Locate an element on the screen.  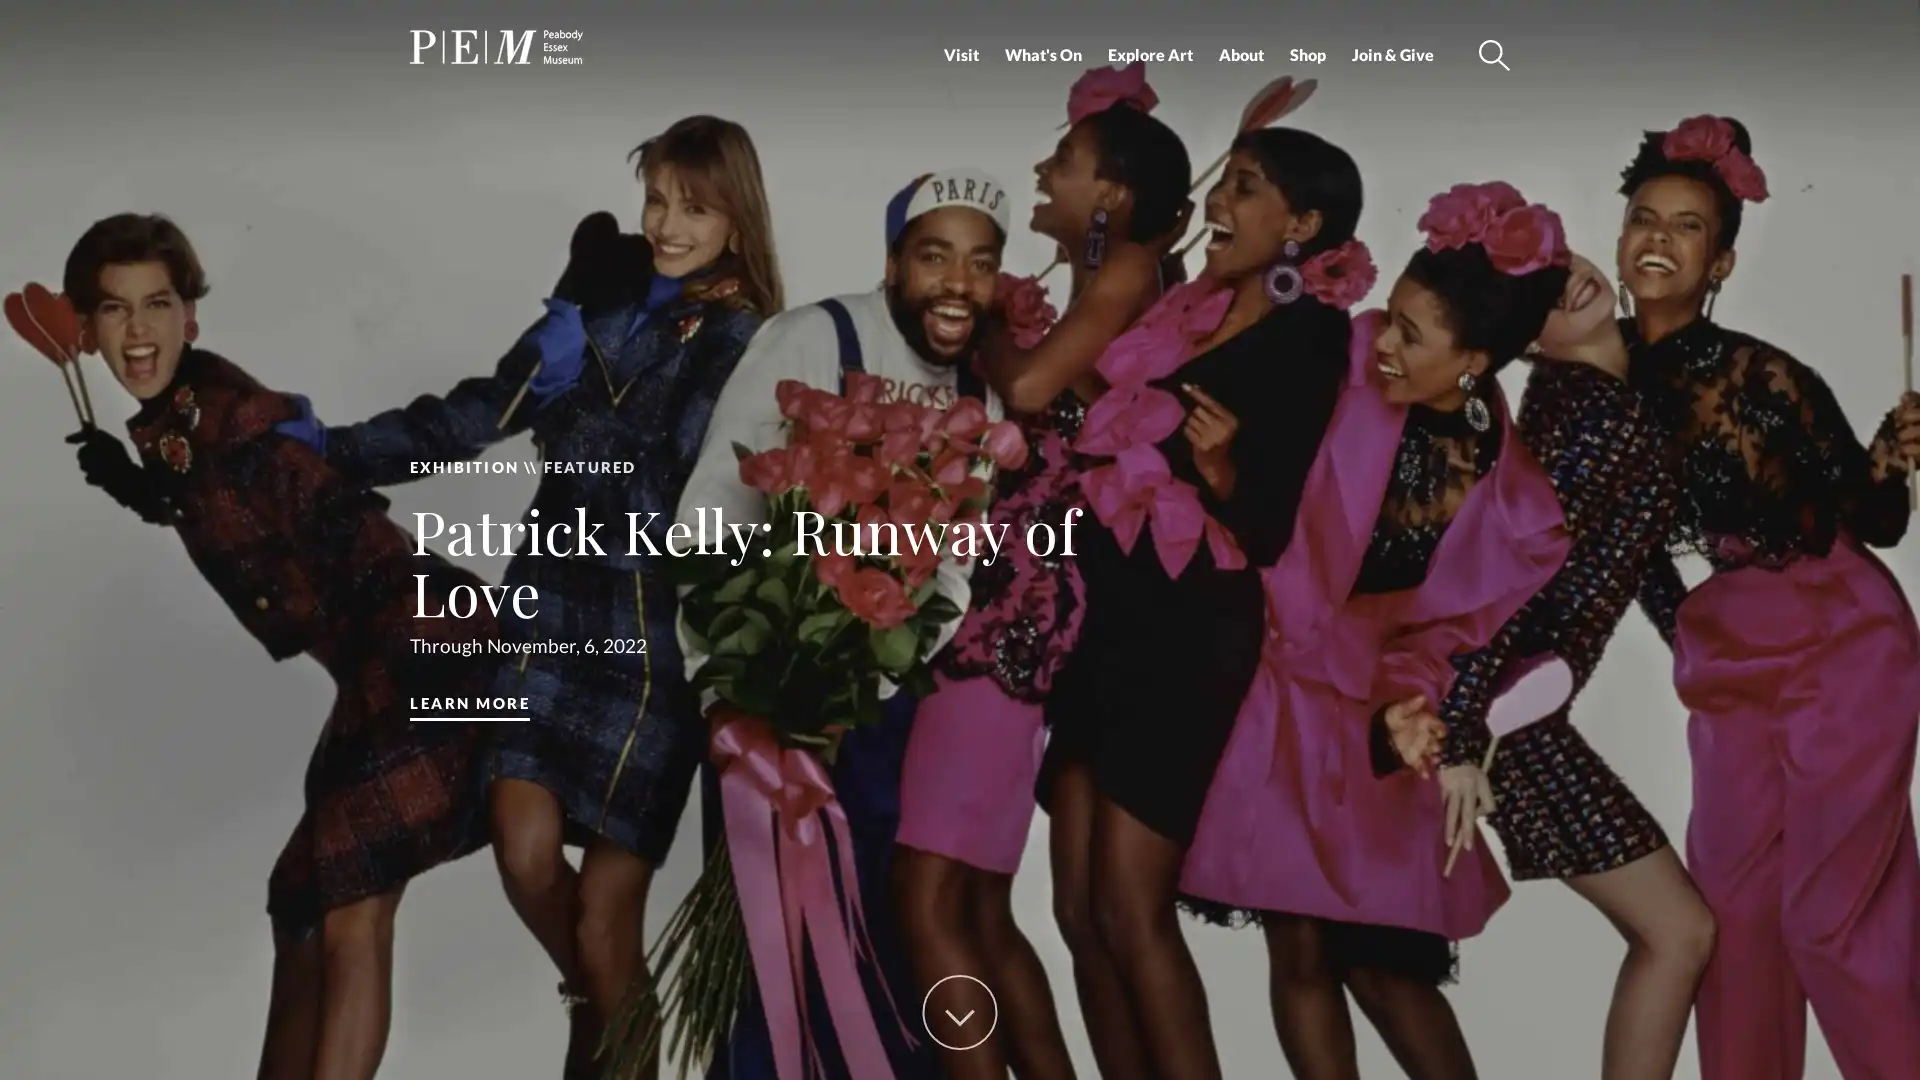
Scroll Down is located at coordinates (958, 1012).